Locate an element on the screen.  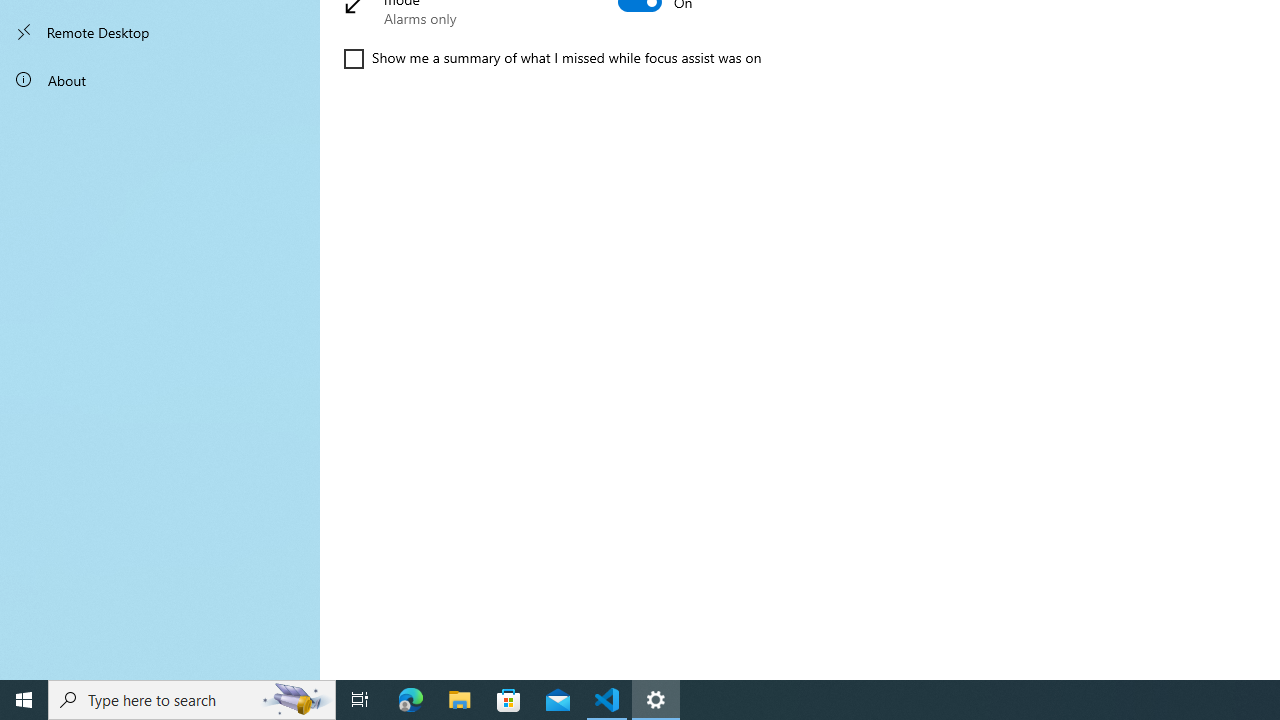
'Settings - 1 running window' is located at coordinates (656, 698).